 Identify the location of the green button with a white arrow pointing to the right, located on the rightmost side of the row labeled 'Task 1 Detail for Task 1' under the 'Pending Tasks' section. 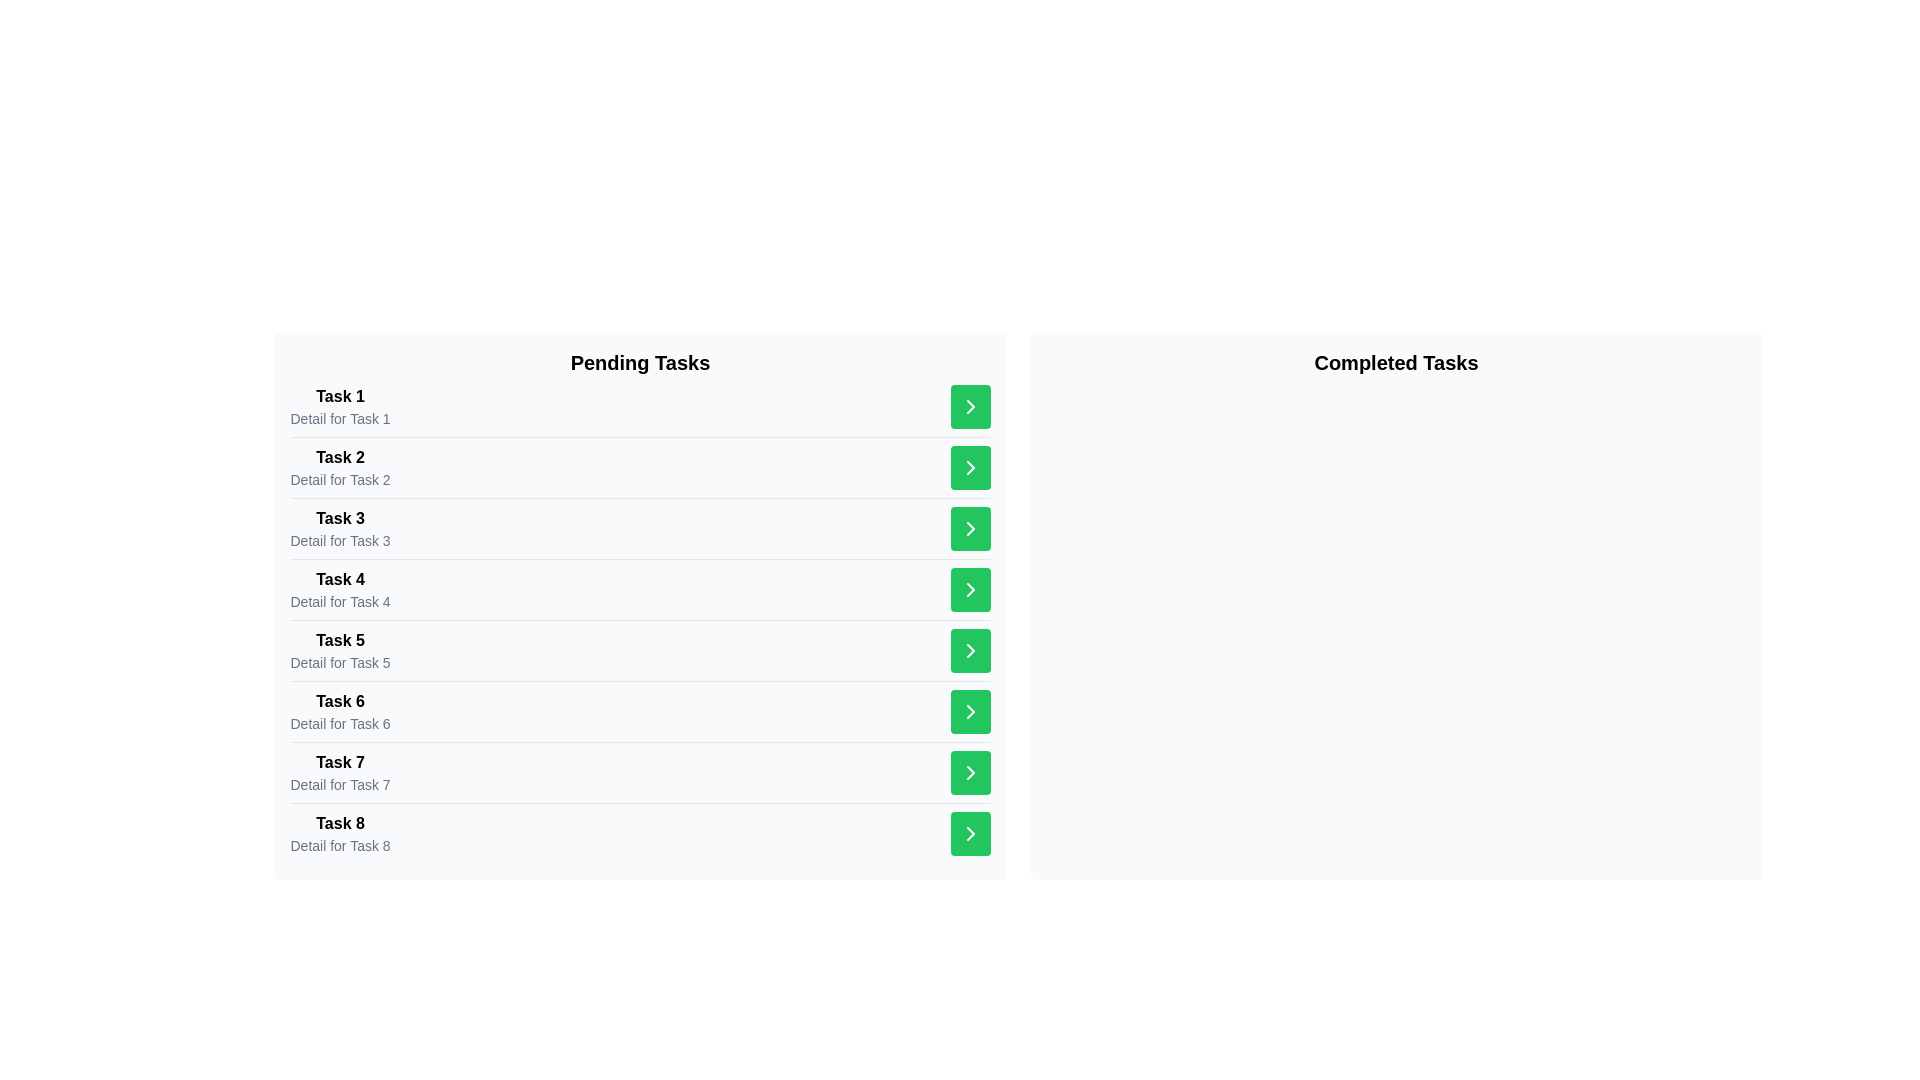
(970, 406).